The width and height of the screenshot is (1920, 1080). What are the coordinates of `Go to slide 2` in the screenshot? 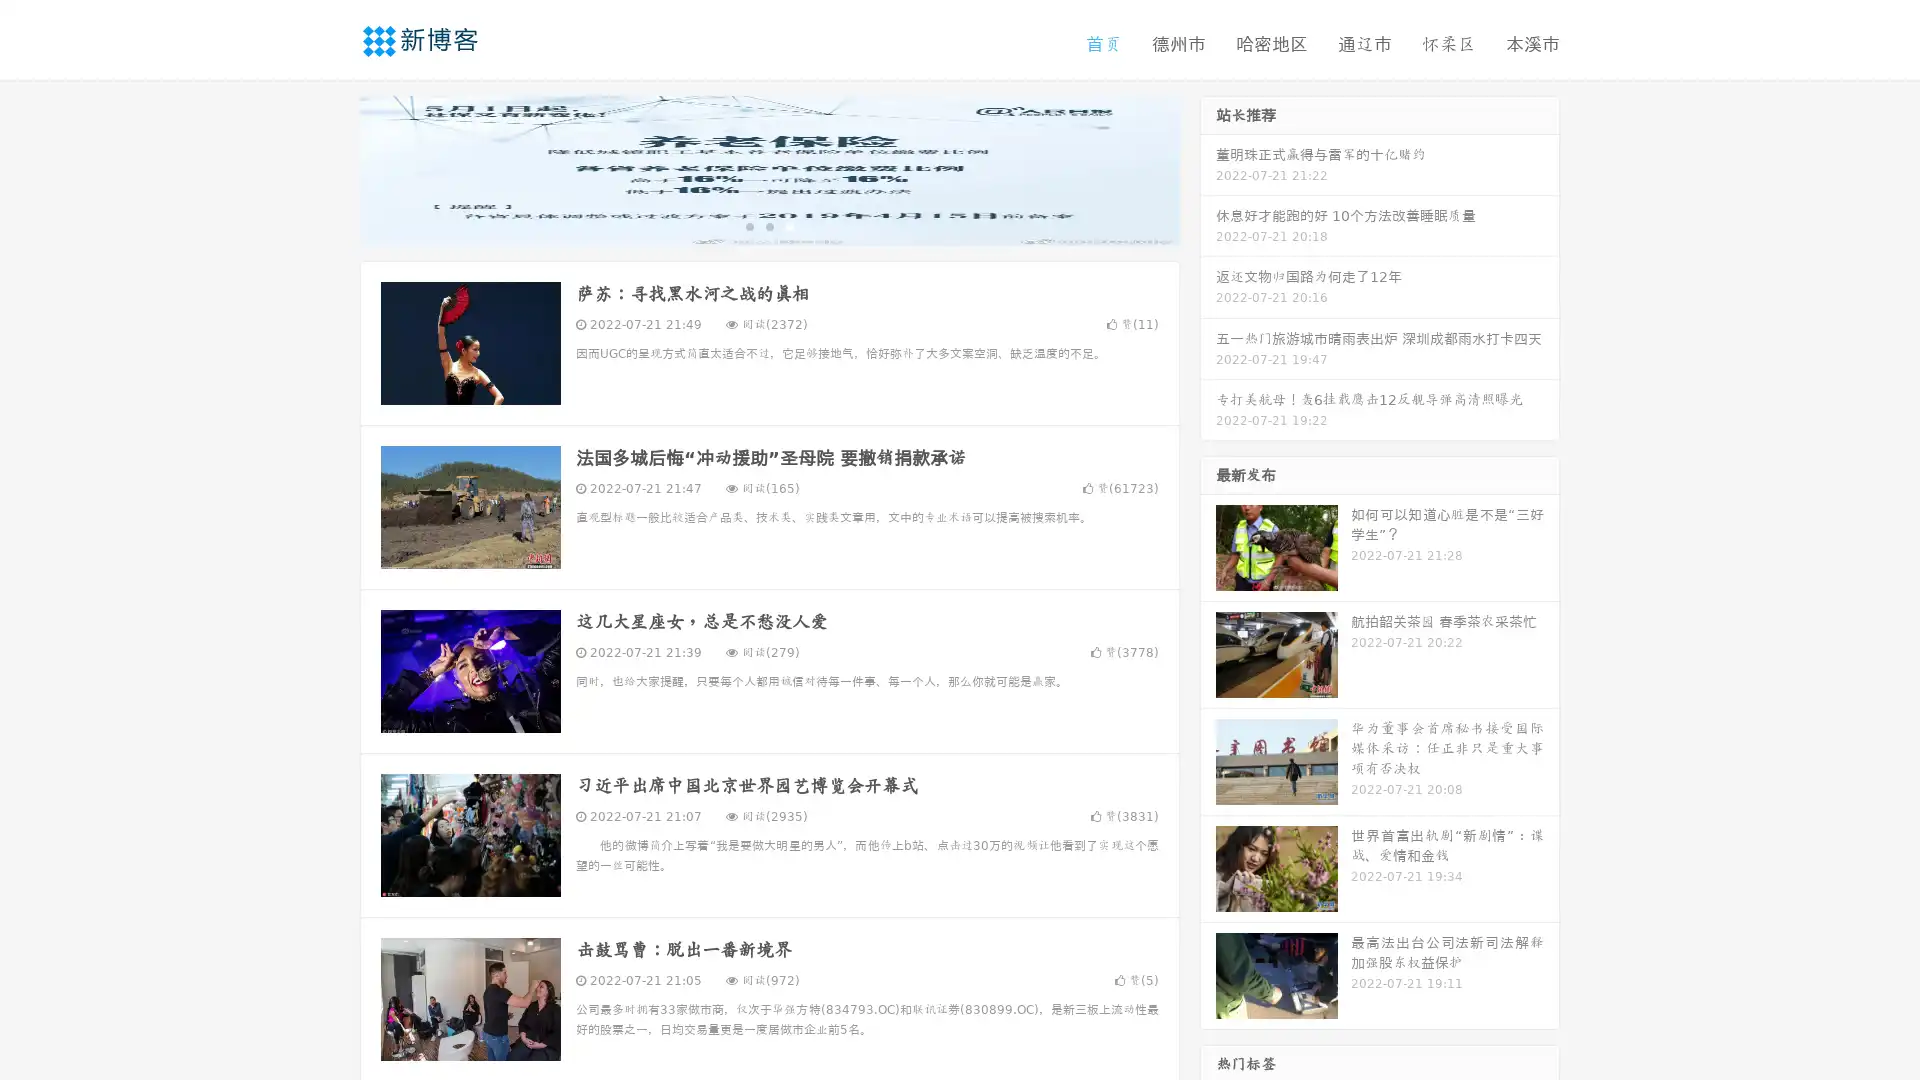 It's located at (768, 225).